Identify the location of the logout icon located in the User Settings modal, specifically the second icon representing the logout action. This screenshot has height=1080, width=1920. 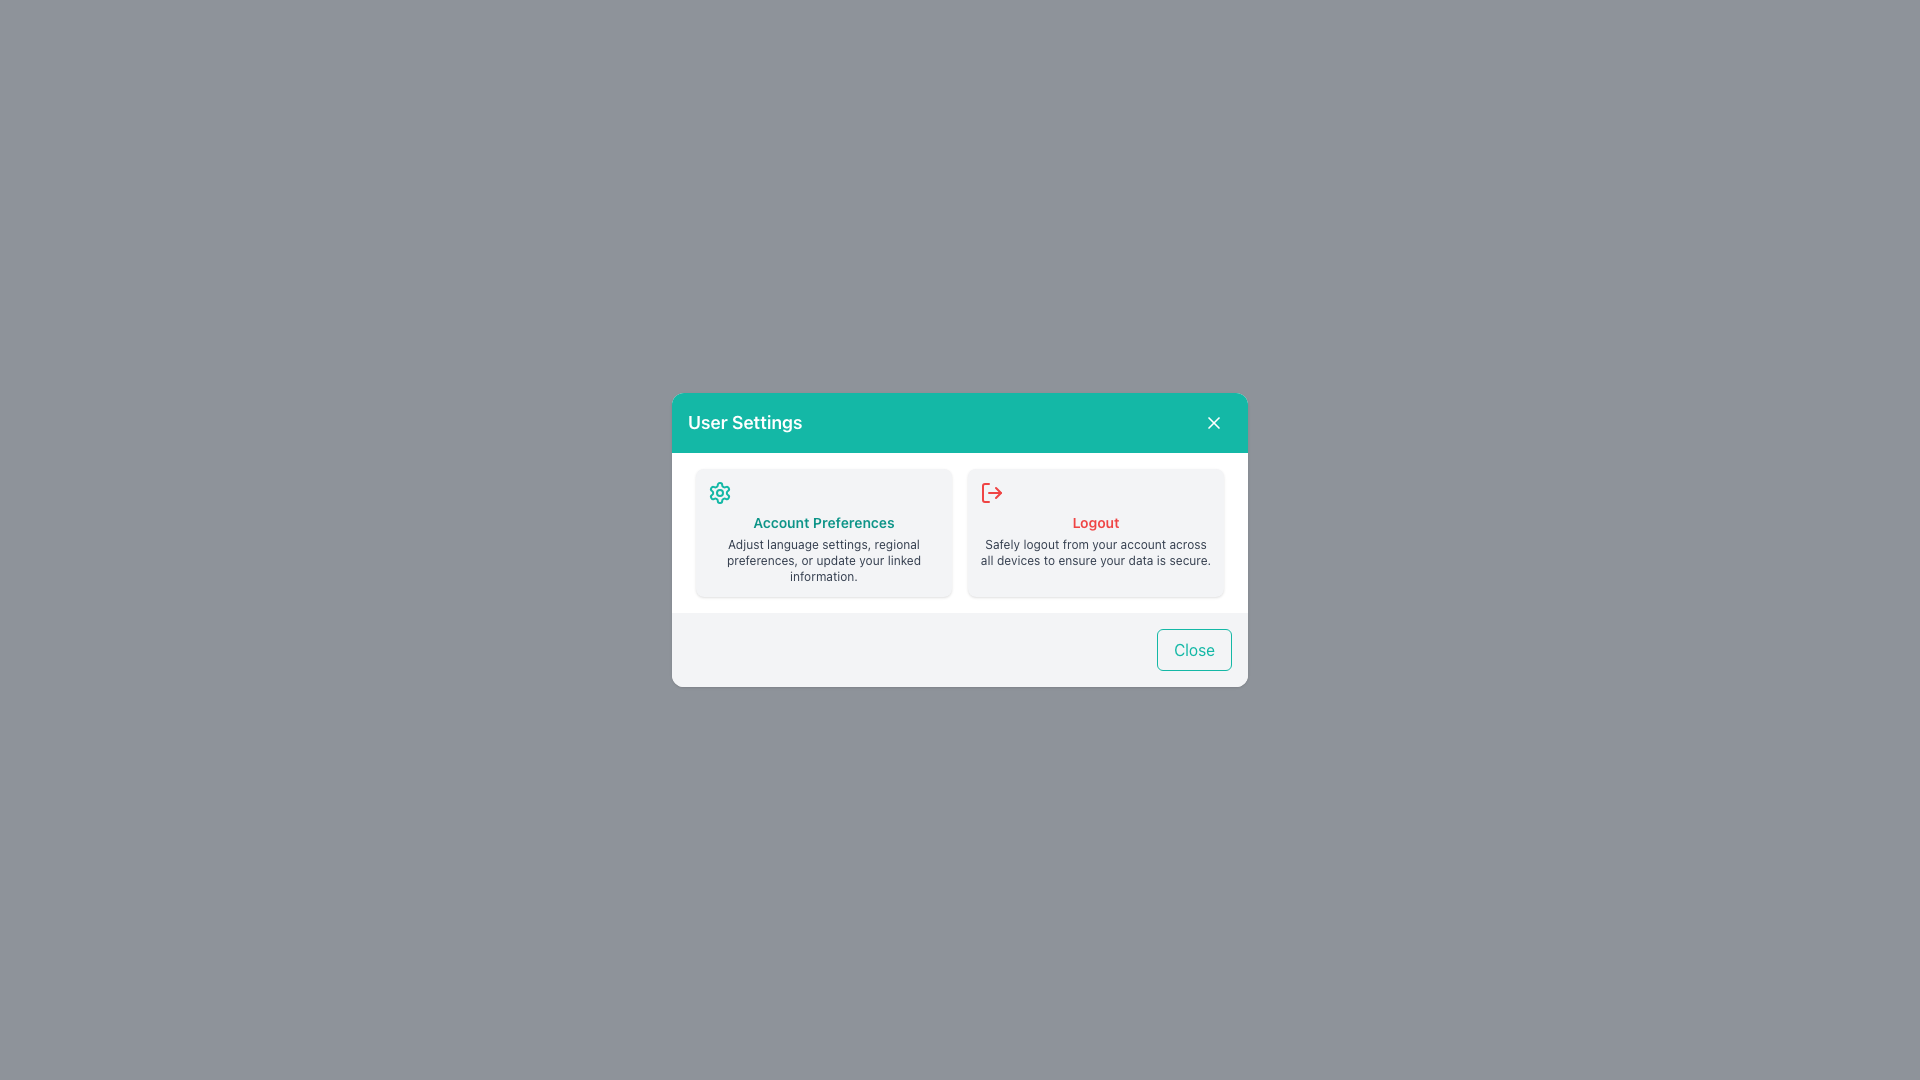
(998, 493).